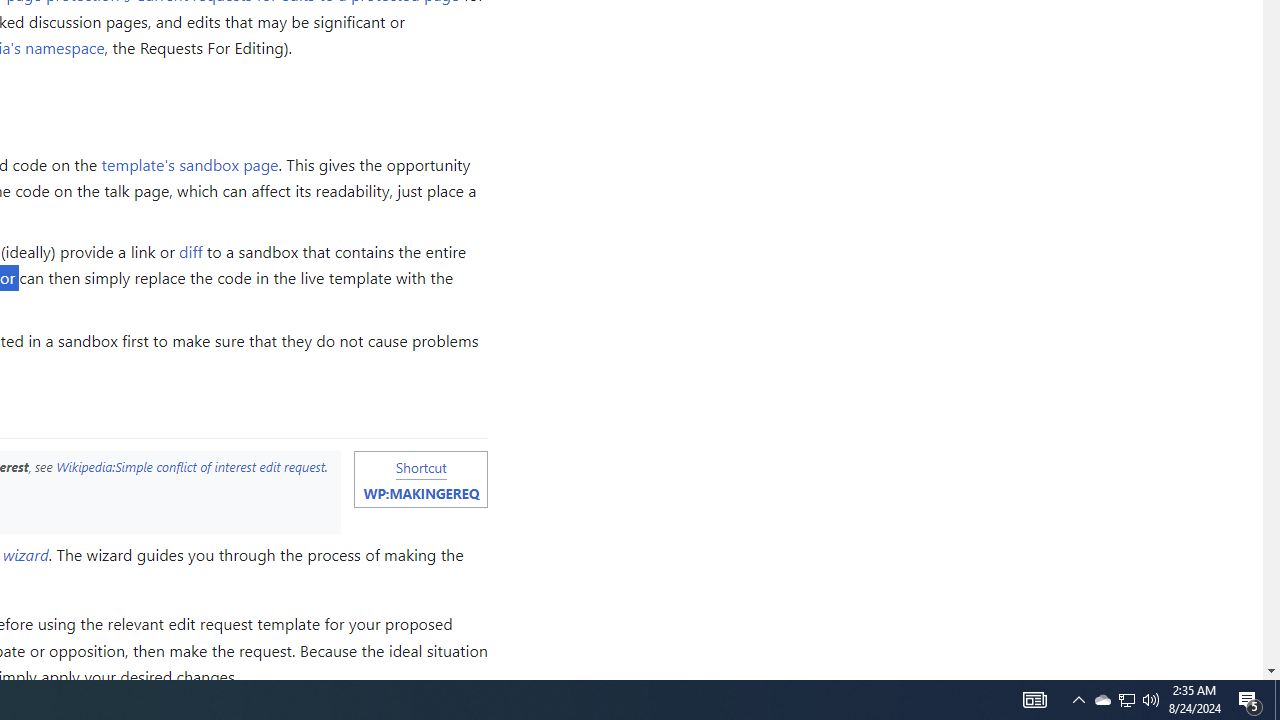 Image resolution: width=1280 pixels, height=720 pixels. What do you see at coordinates (420, 493) in the screenshot?
I see `'WP:MAKINGEREQ'` at bounding box center [420, 493].